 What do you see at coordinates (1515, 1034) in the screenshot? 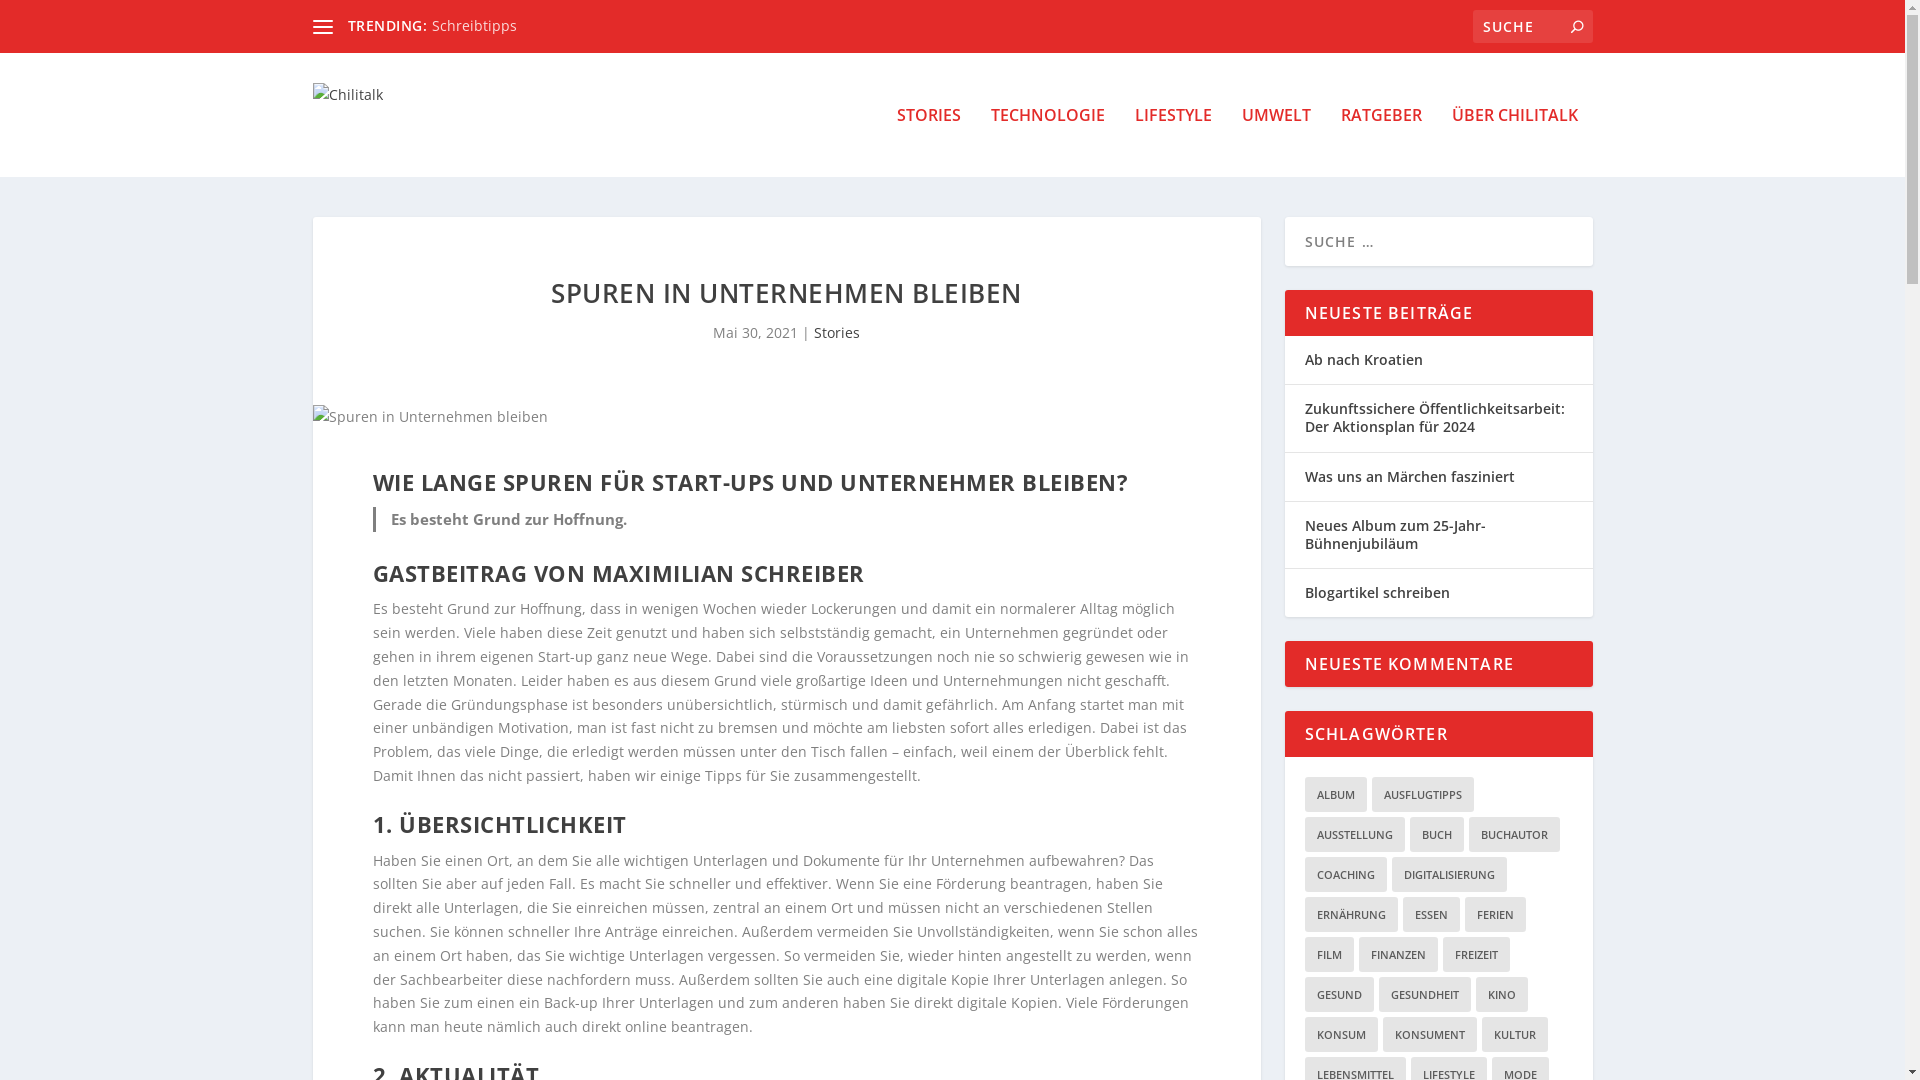
I see `'KULTUR'` at bounding box center [1515, 1034].